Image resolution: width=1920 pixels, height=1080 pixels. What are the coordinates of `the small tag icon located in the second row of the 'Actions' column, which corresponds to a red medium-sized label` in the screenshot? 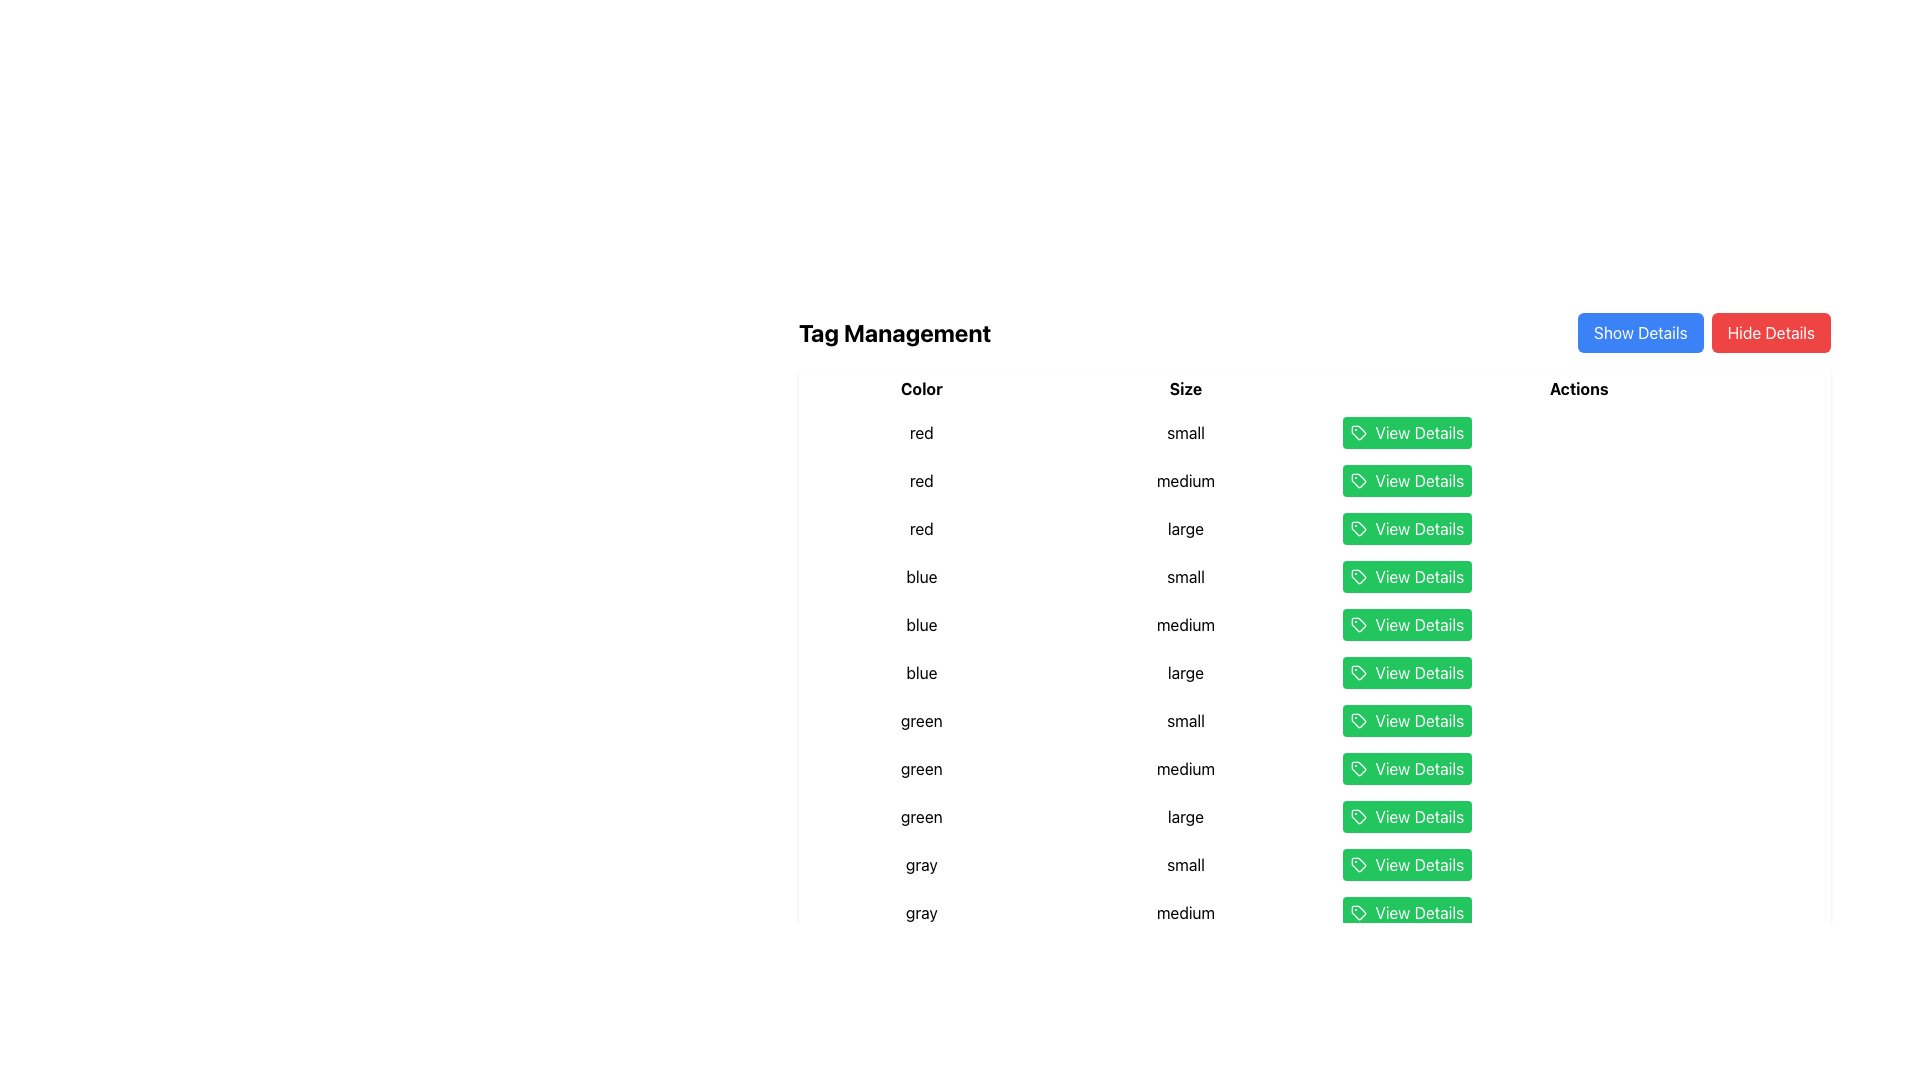 It's located at (1359, 481).